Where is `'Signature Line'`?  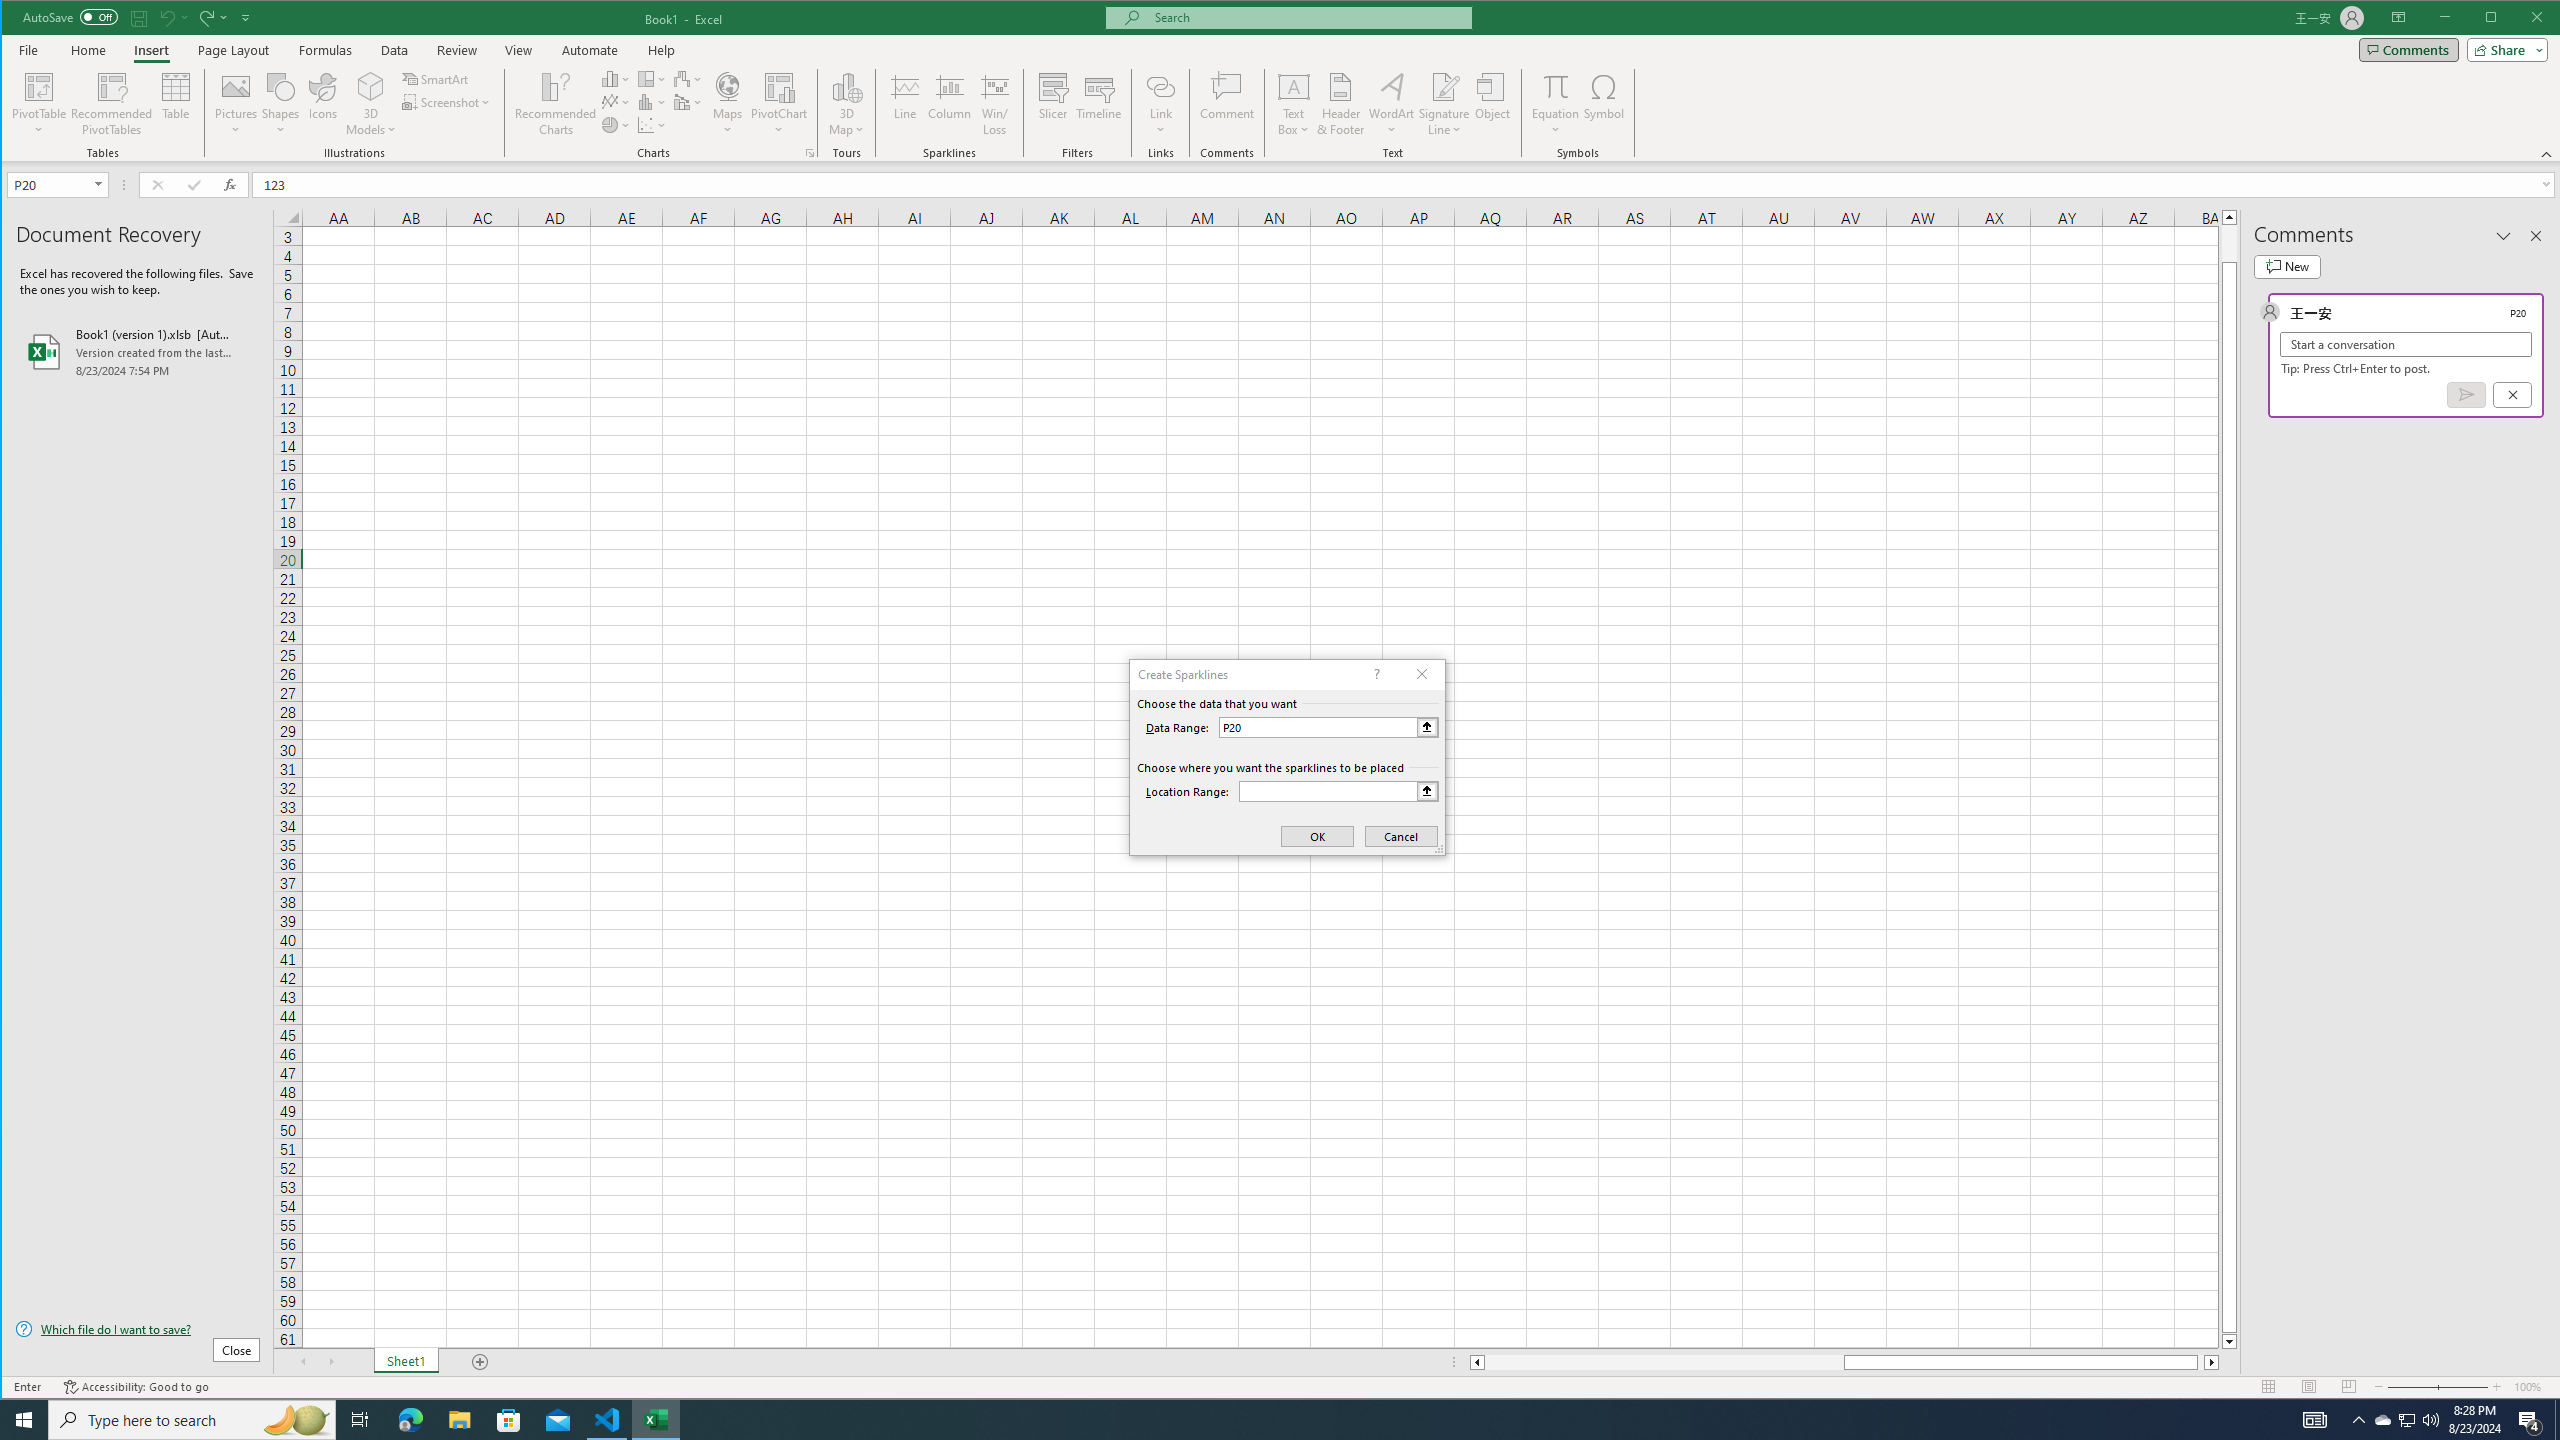 'Signature Line' is located at coordinates (1444, 103).